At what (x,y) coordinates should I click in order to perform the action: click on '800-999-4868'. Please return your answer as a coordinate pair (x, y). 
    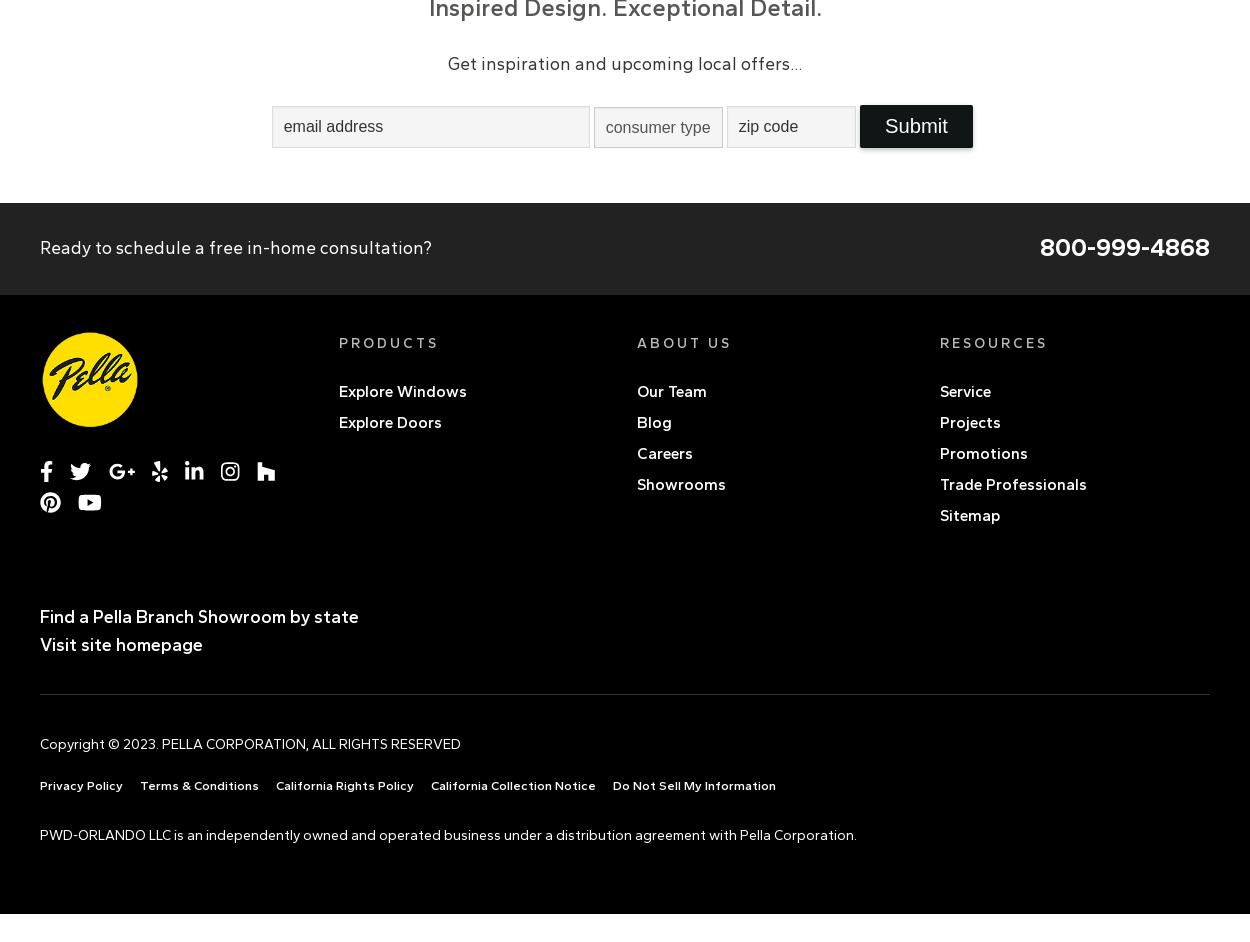
    Looking at the image, I should click on (1040, 245).